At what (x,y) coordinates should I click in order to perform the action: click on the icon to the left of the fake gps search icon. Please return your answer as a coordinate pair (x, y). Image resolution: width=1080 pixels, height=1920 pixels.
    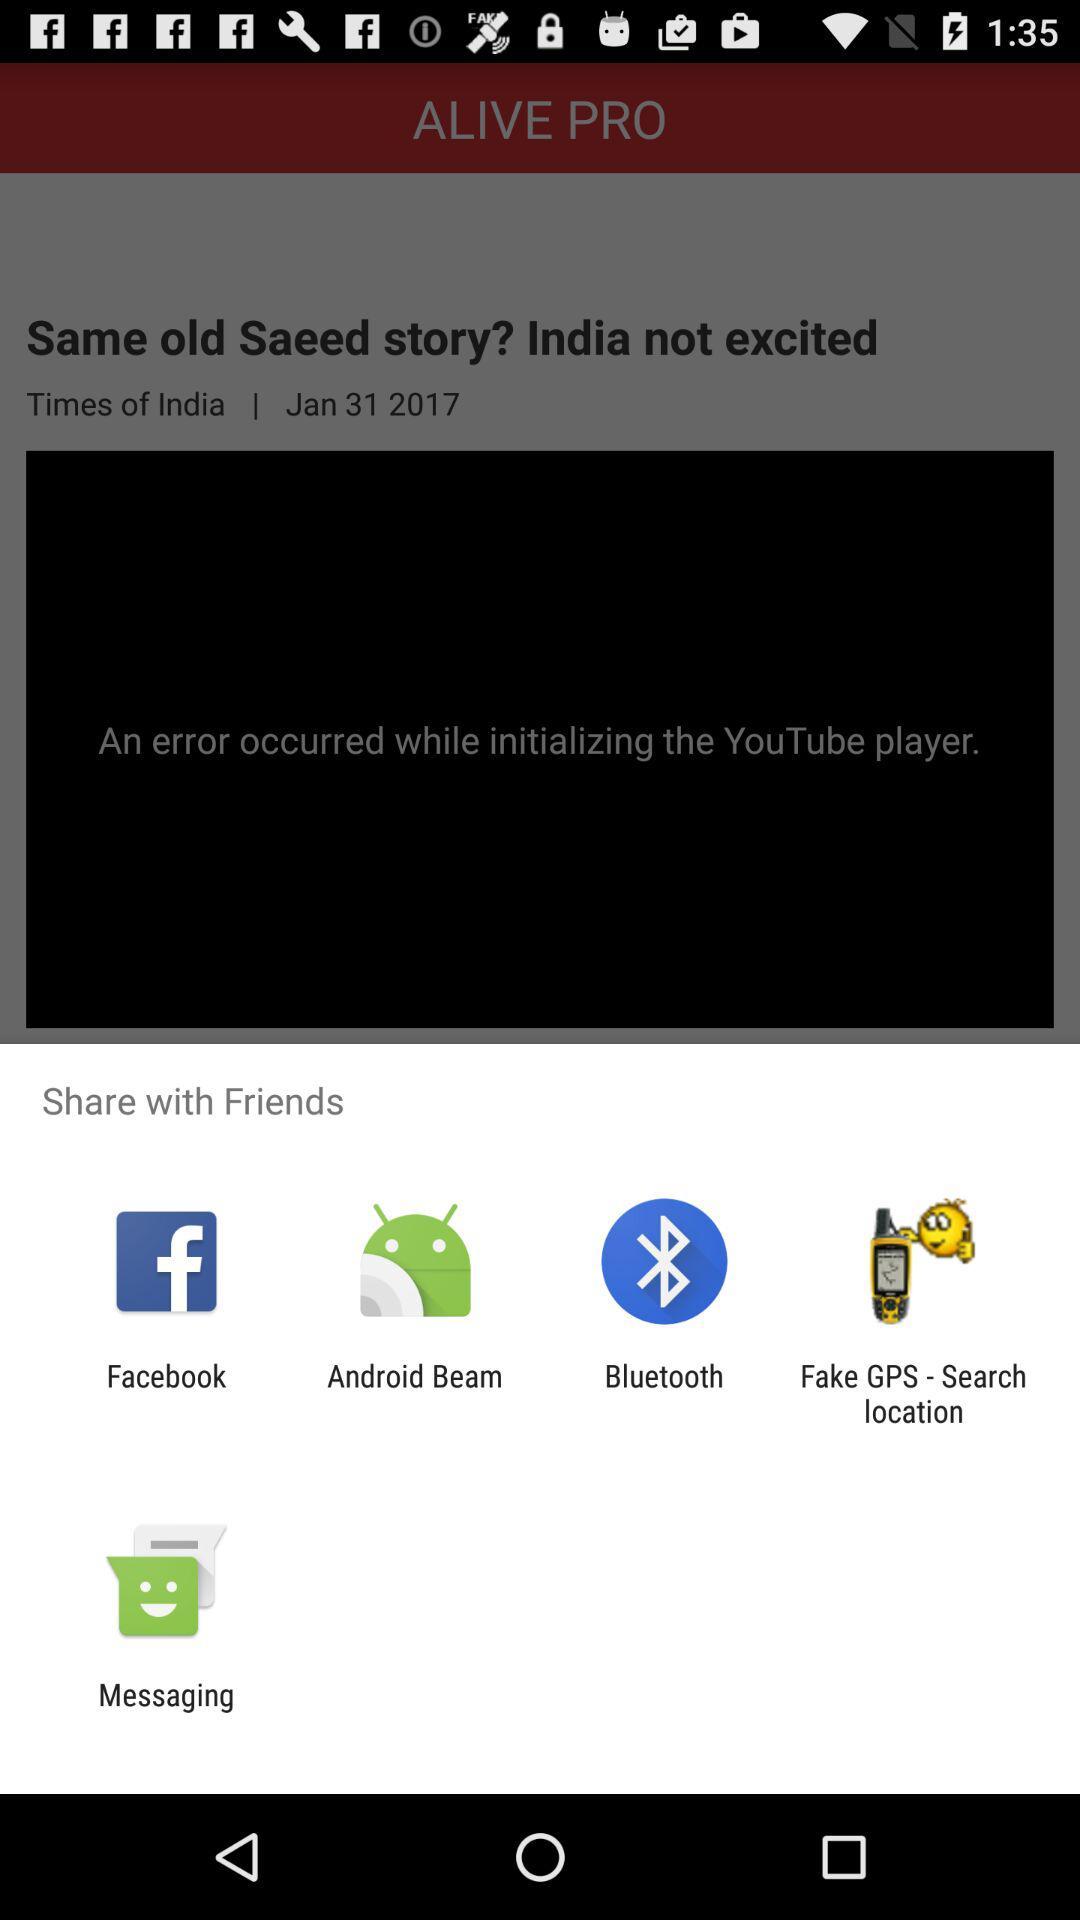
    Looking at the image, I should click on (664, 1392).